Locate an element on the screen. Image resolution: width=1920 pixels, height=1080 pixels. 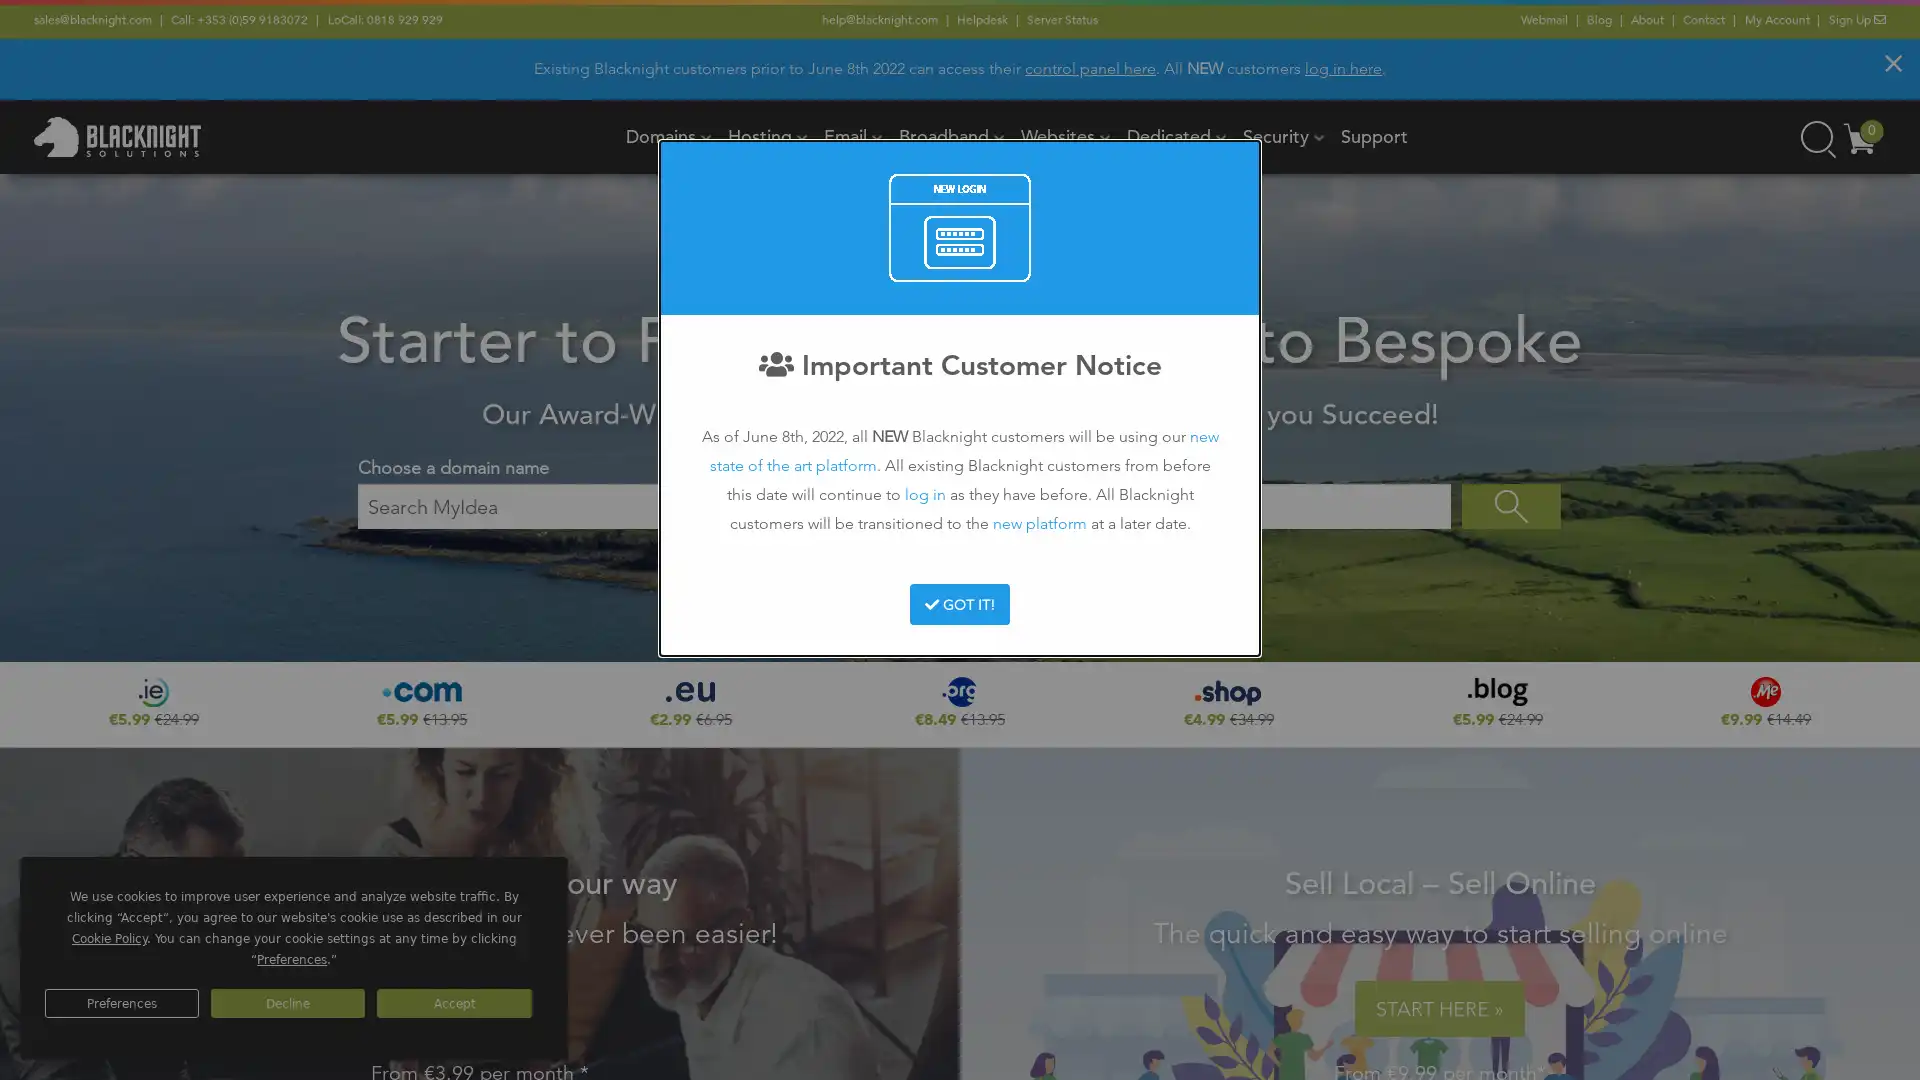
Decline is located at coordinates (287, 1003).